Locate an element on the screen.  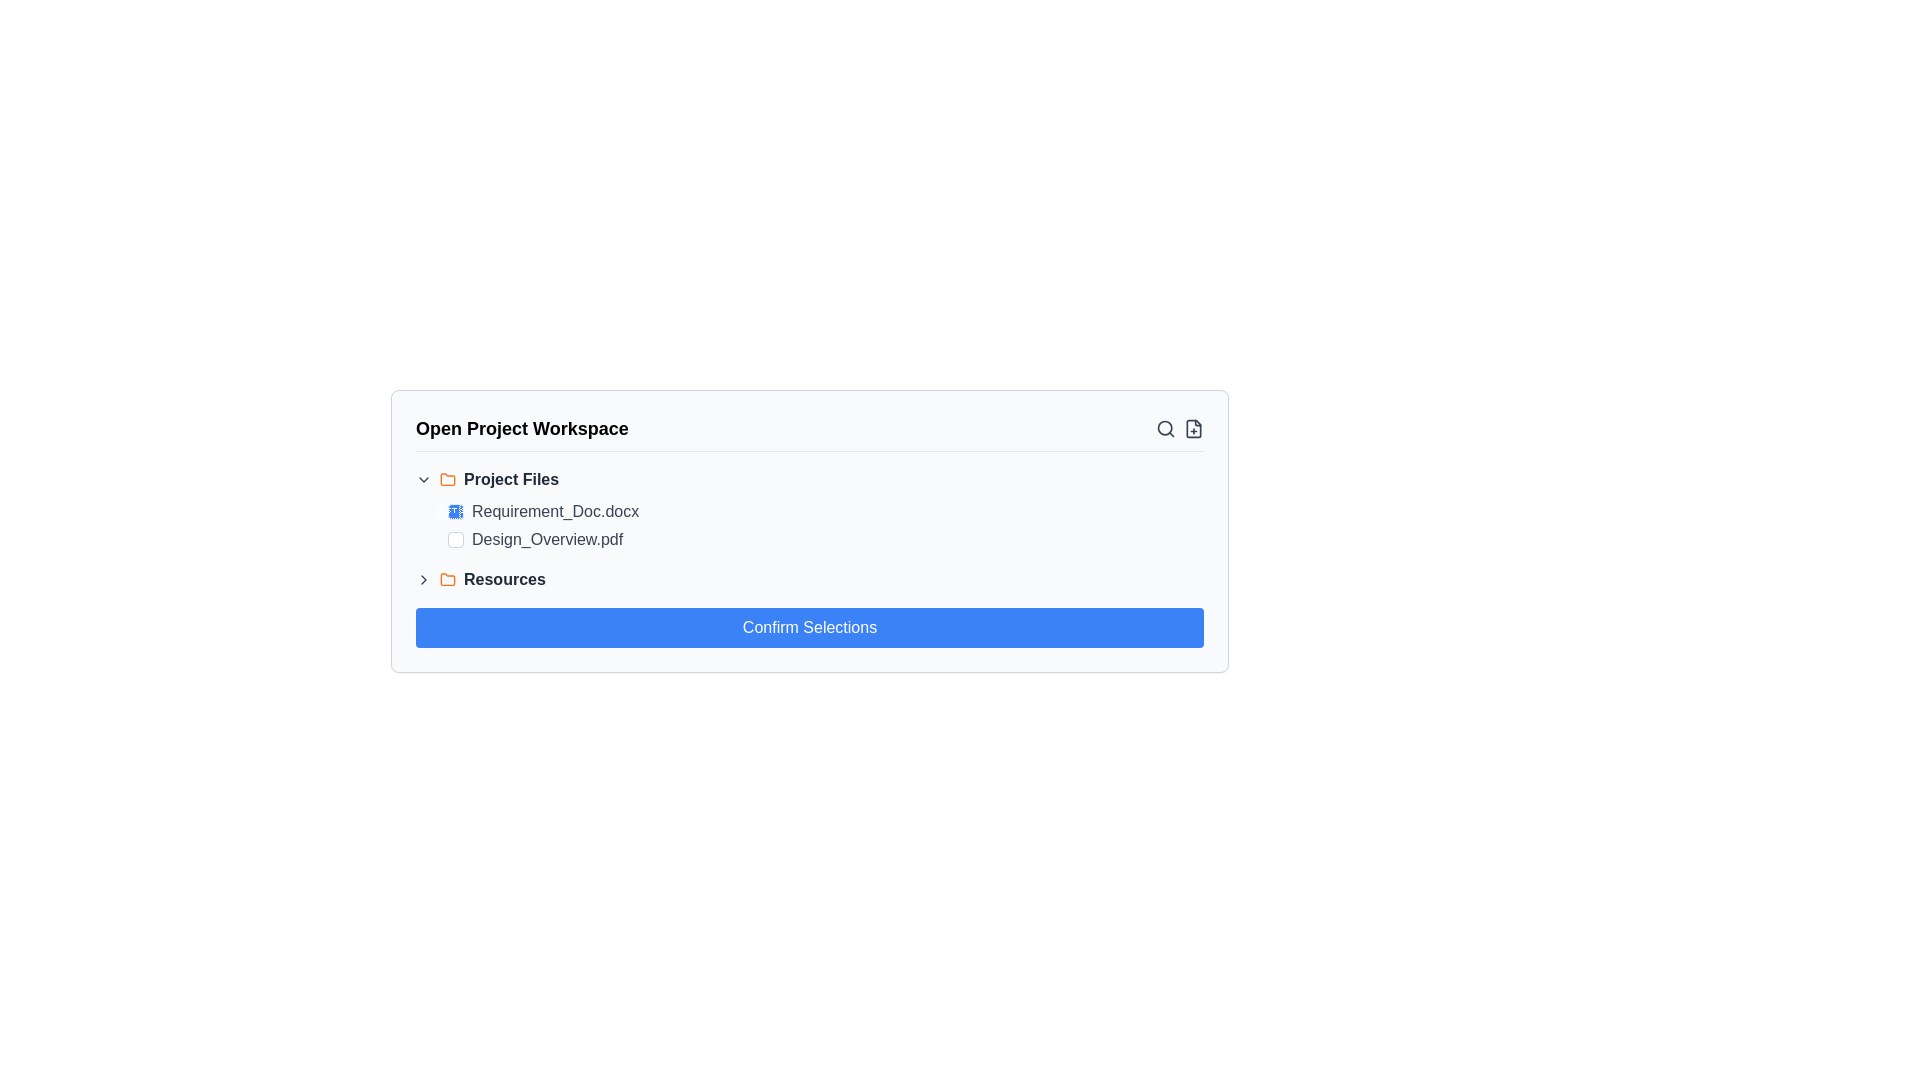
the 'Project Files' text label header is located at coordinates (511, 479).